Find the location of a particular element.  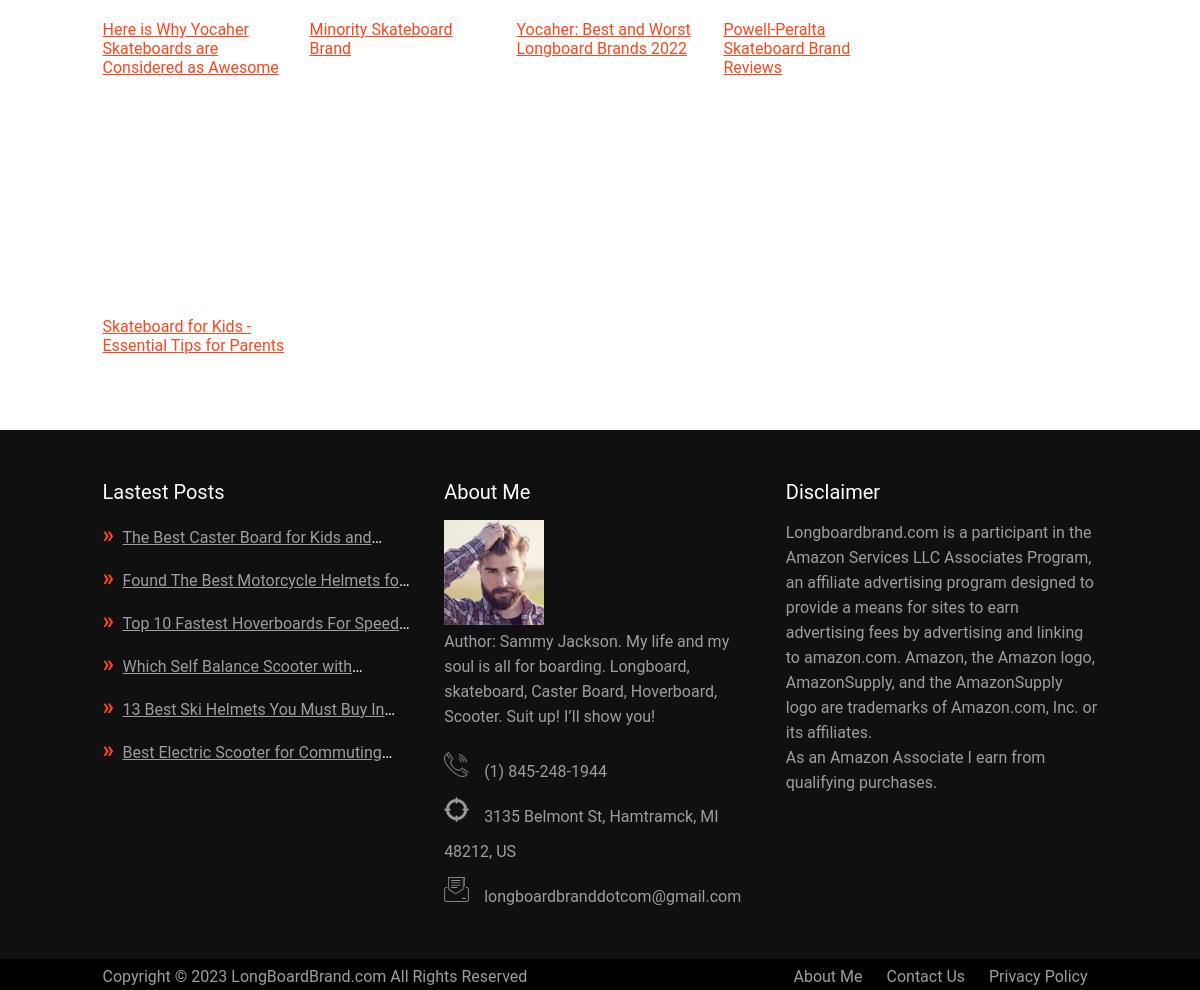

'As an Amazon Associate I earn from qualifying purchases.' is located at coordinates (915, 770).